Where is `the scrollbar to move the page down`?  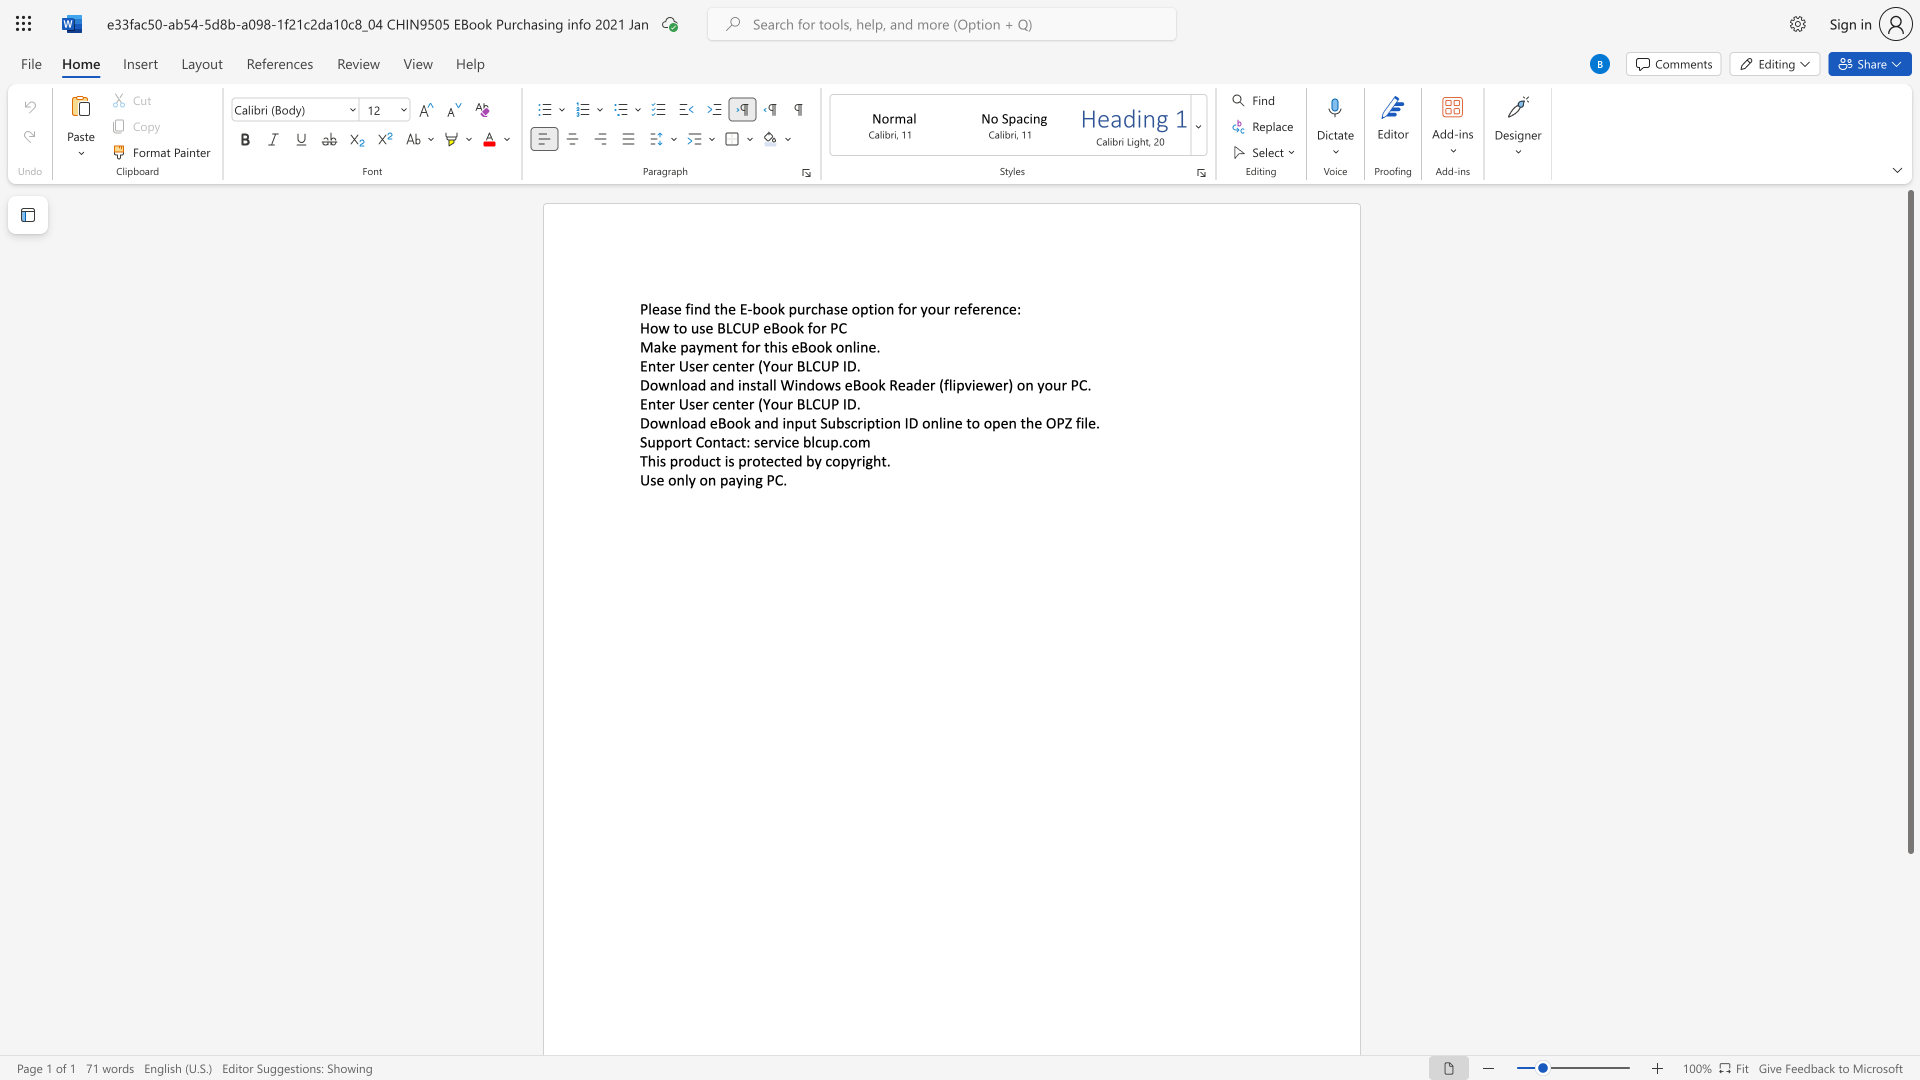
the scrollbar to move the page down is located at coordinates (1909, 990).